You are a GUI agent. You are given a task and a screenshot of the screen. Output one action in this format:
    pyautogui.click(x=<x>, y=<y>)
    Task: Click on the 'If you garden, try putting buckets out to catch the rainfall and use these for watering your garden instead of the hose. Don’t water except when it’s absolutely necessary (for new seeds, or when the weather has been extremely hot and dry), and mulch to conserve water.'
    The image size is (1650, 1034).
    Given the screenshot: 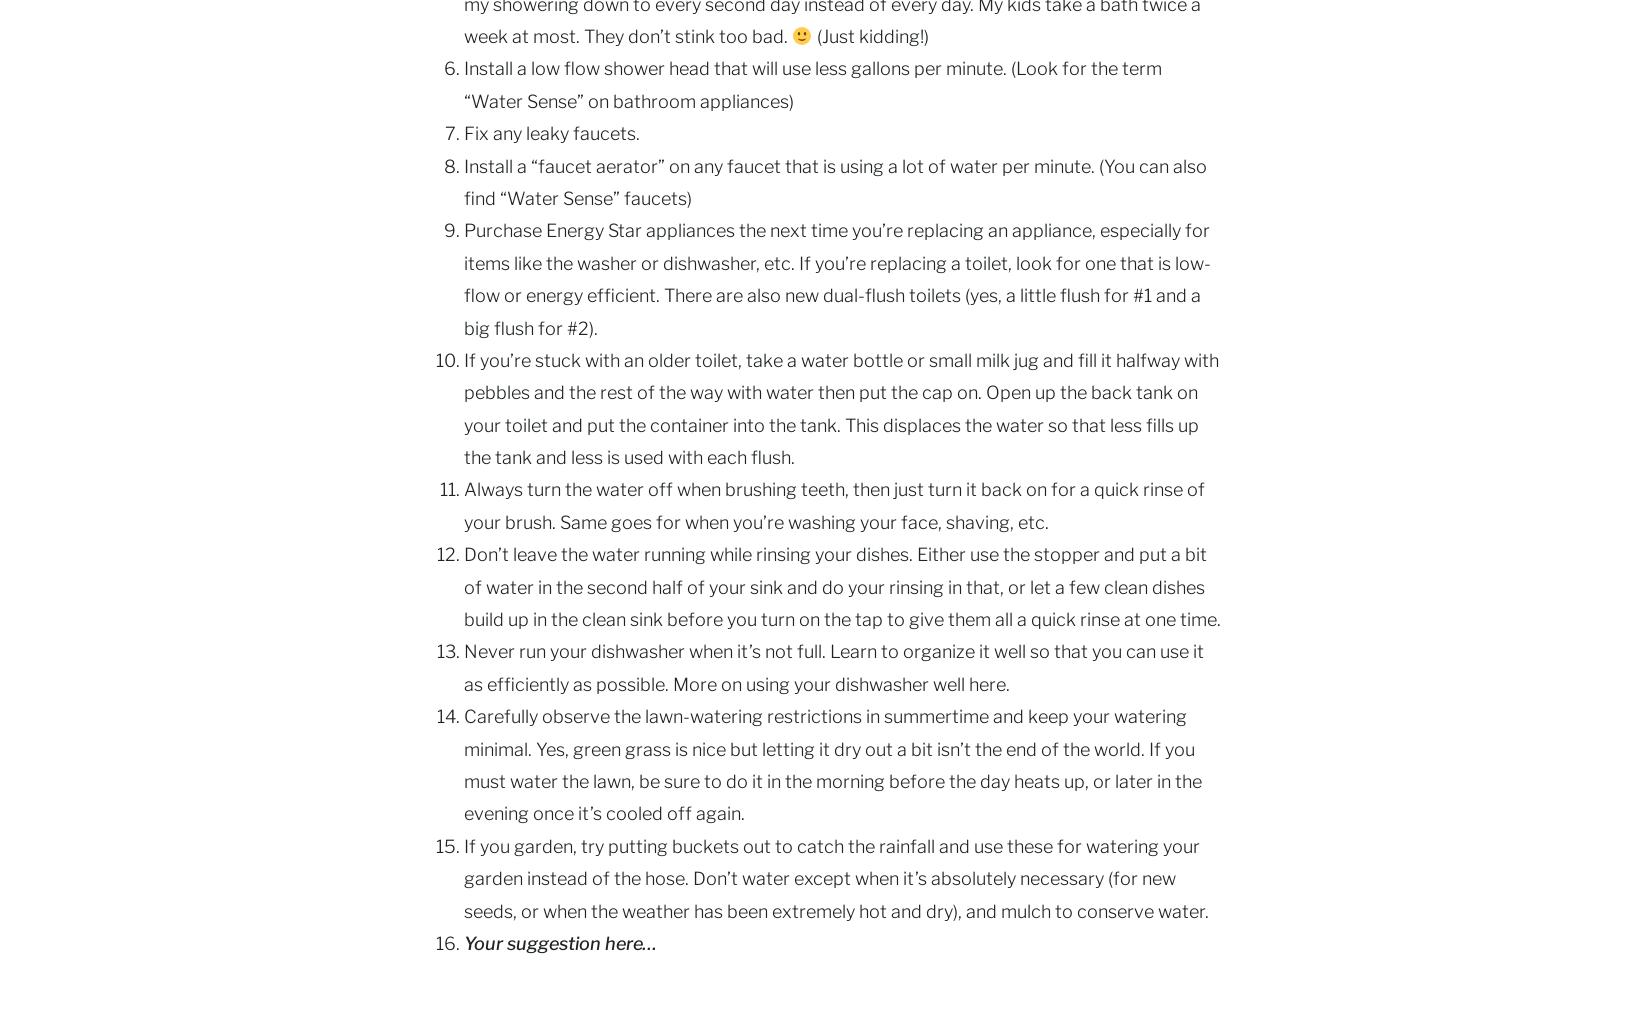 What is the action you would take?
    pyautogui.click(x=836, y=876)
    